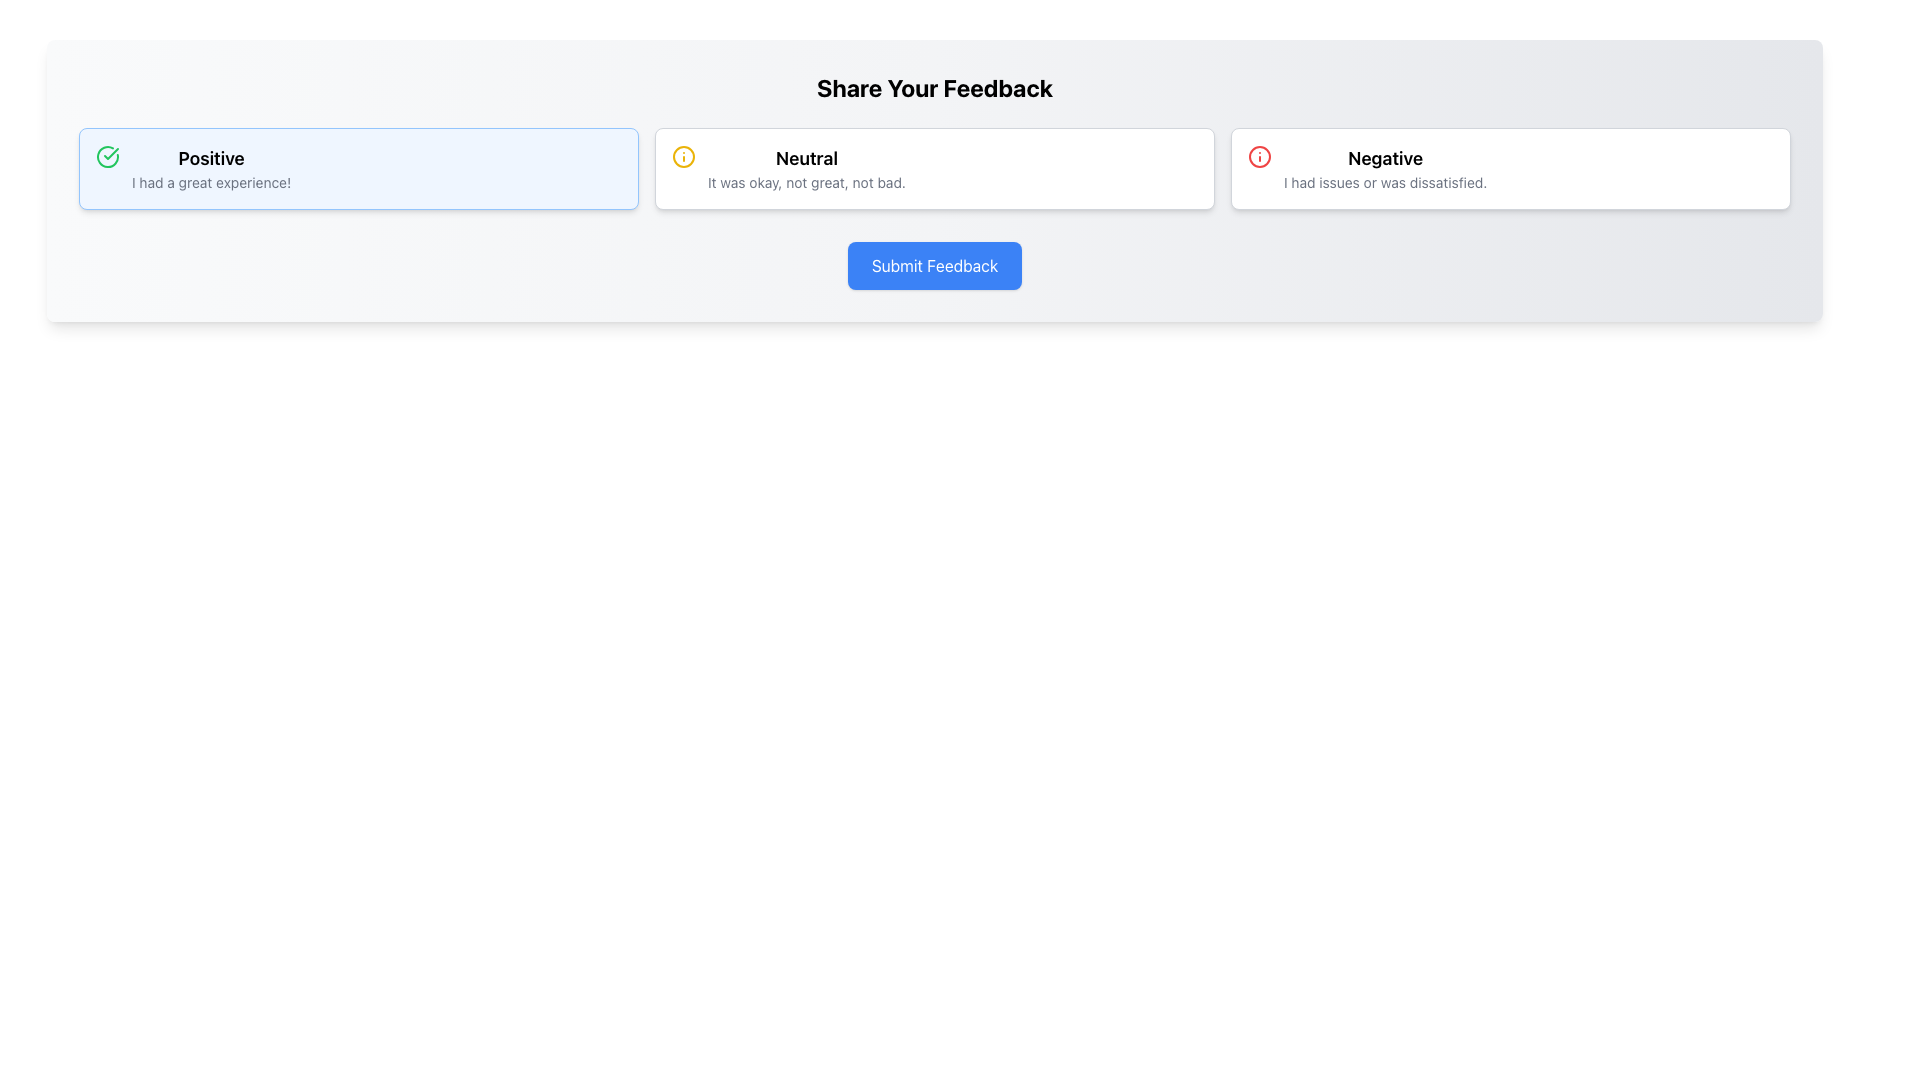 Image resolution: width=1920 pixels, height=1080 pixels. What do you see at coordinates (934, 168) in the screenshot?
I see `the 'Neutral' feedback option selection button, which is the middle button in a group of three feedback options` at bounding box center [934, 168].